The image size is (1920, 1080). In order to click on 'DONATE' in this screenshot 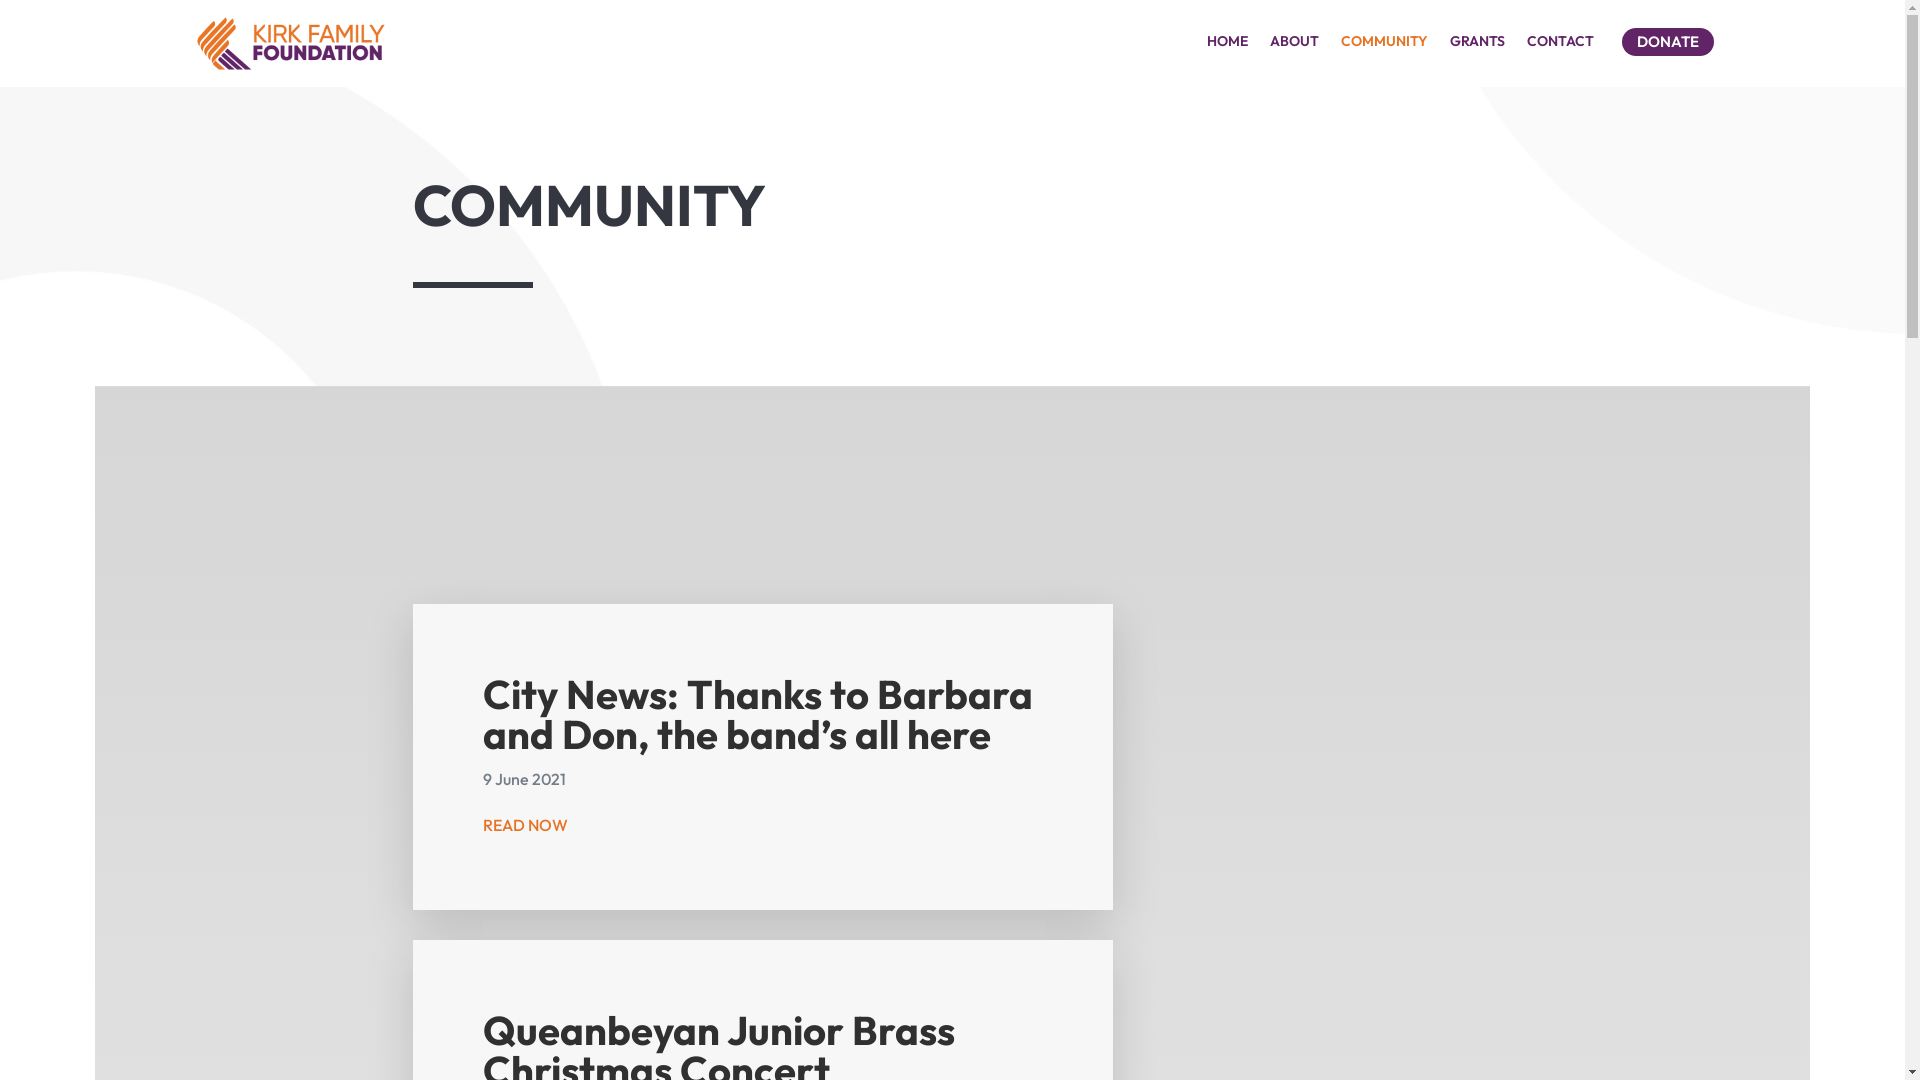, I will do `click(1622, 42)`.